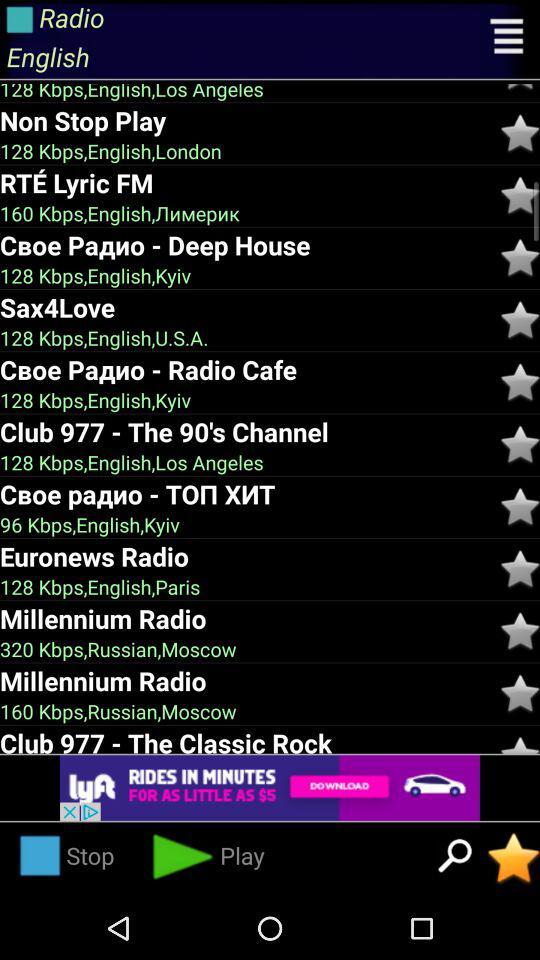 The height and width of the screenshot is (960, 540). What do you see at coordinates (270, 788) in the screenshot?
I see `advertisement` at bounding box center [270, 788].